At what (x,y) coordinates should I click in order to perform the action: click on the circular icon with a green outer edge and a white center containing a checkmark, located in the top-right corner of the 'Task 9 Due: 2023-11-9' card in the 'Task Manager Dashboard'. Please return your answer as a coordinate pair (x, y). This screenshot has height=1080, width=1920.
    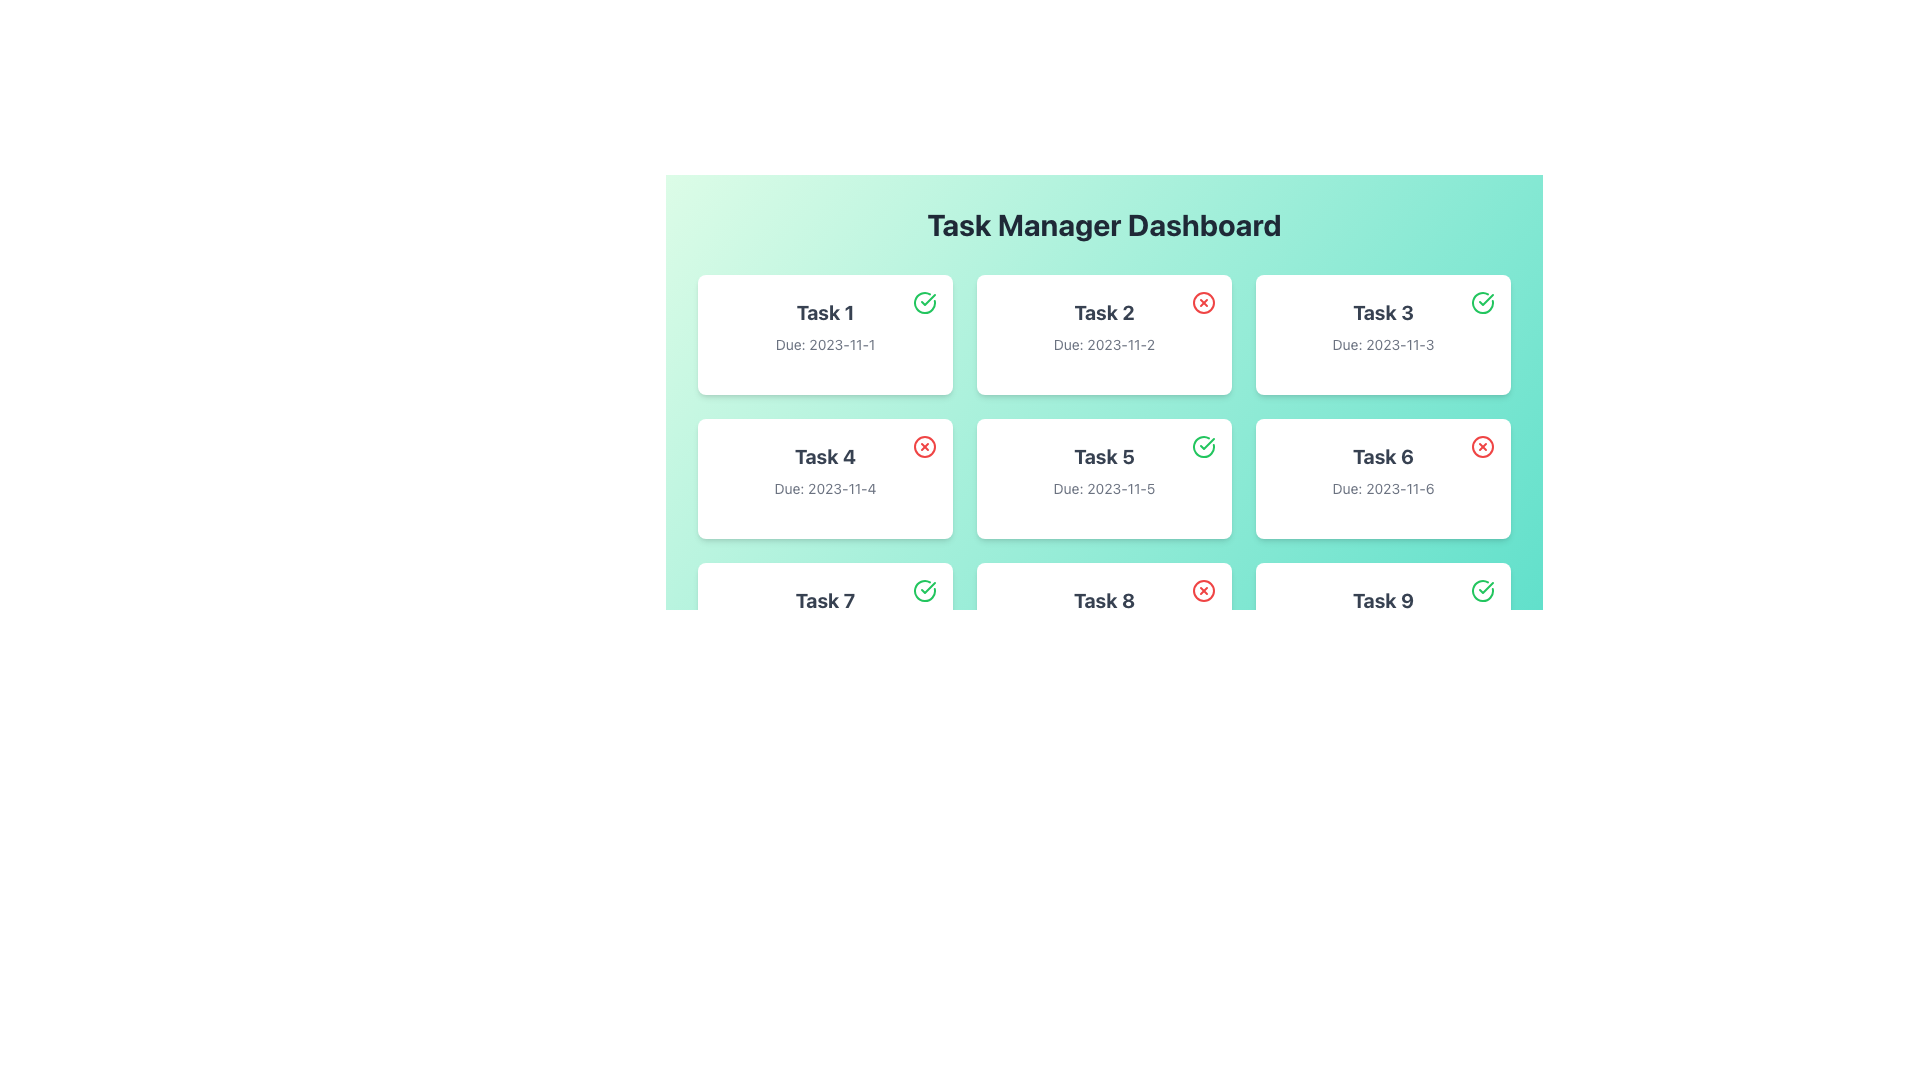
    Looking at the image, I should click on (1483, 589).